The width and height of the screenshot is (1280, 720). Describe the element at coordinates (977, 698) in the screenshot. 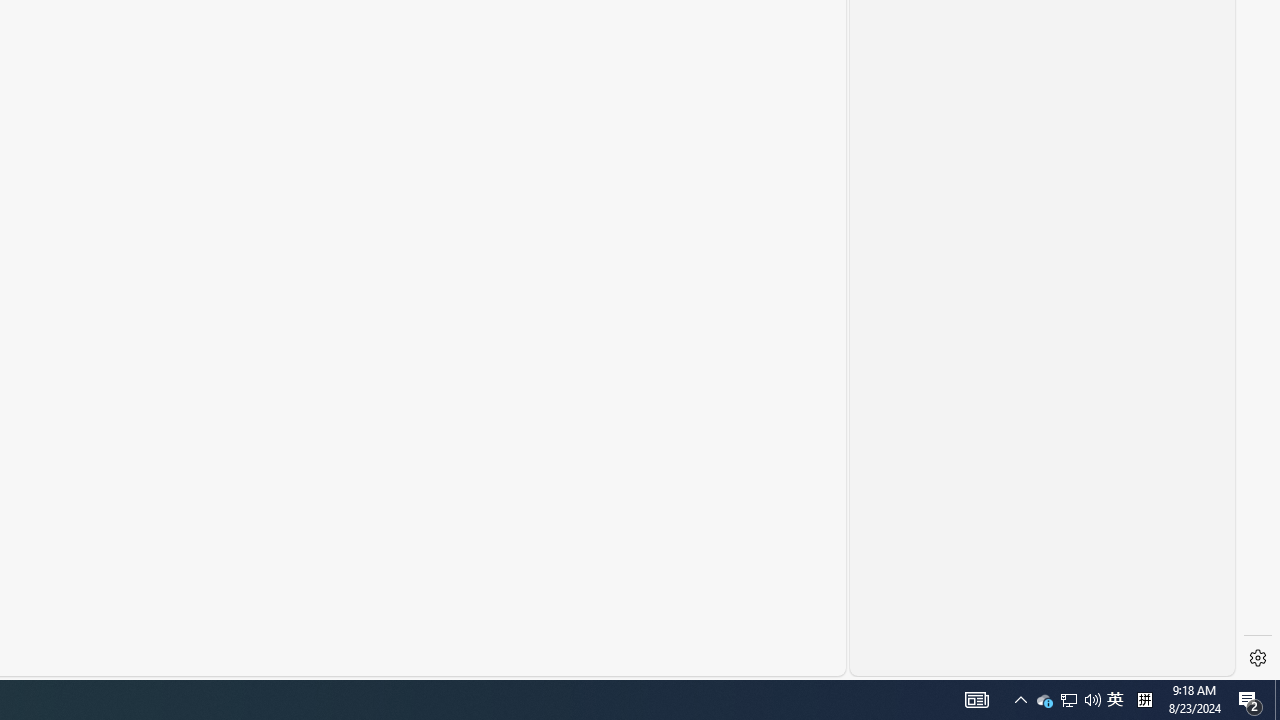

I see `'AutomationID: 4105'` at that location.